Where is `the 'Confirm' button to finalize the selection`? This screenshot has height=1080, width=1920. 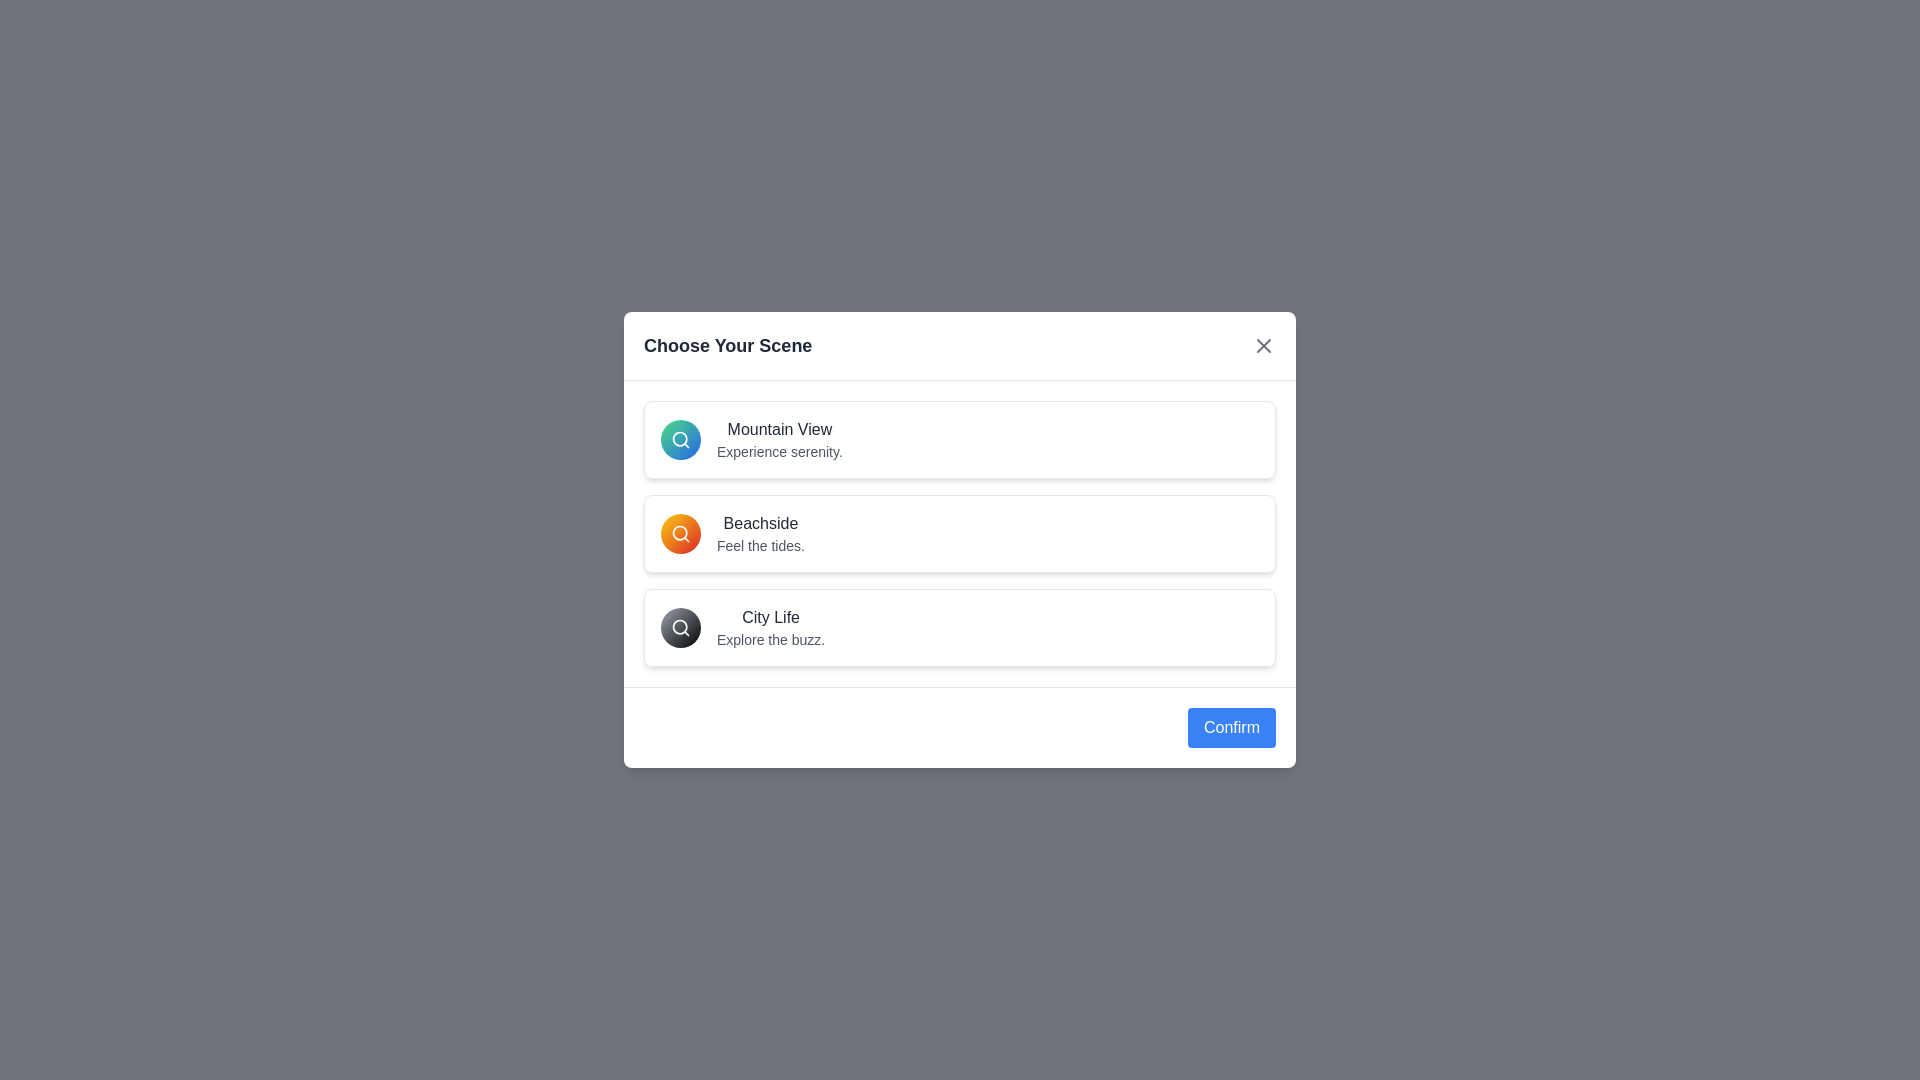
the 'Confirm' button to finalize the selection is located at coordinates (1231, 728).